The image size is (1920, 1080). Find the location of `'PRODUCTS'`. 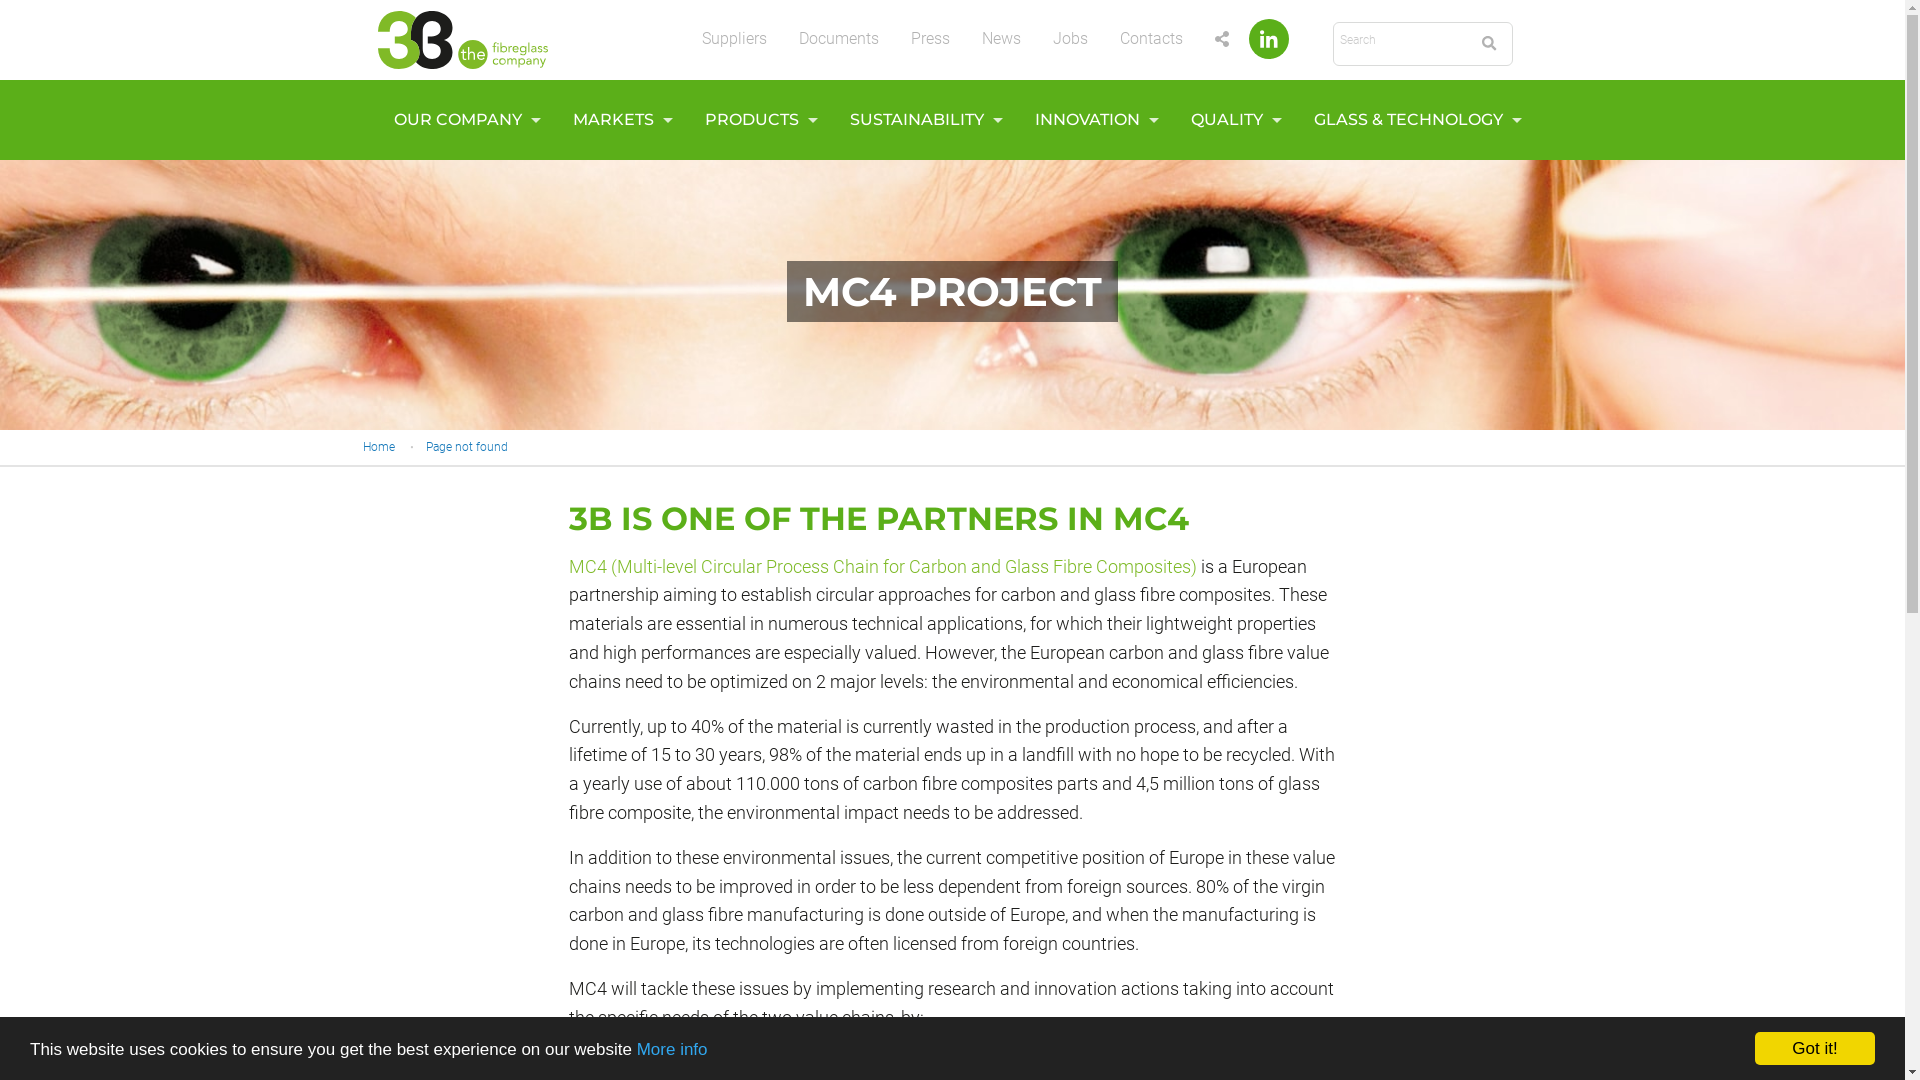

'PRODUCTS' is located at coordinates (754, 119).